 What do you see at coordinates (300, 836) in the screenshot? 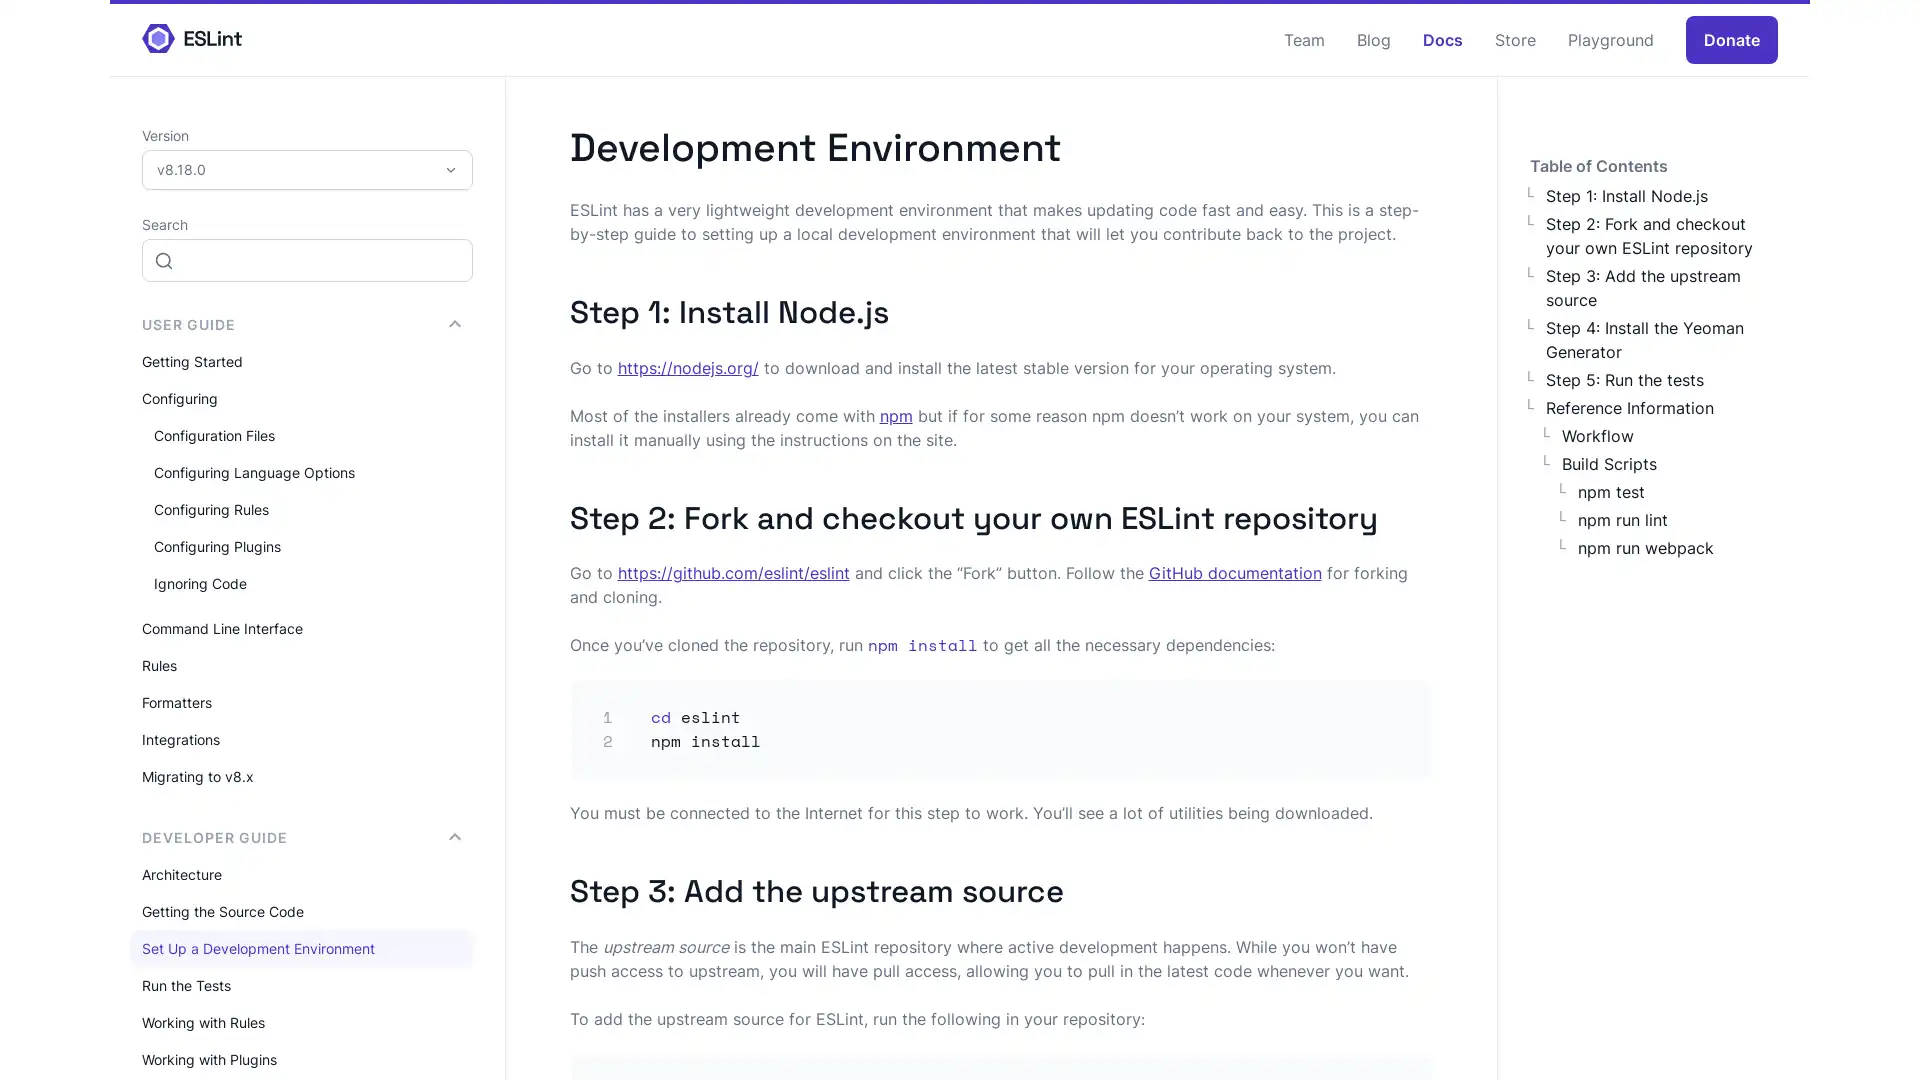
I see `DEVELOPER GUIDE` at bounding box center [300, 836].